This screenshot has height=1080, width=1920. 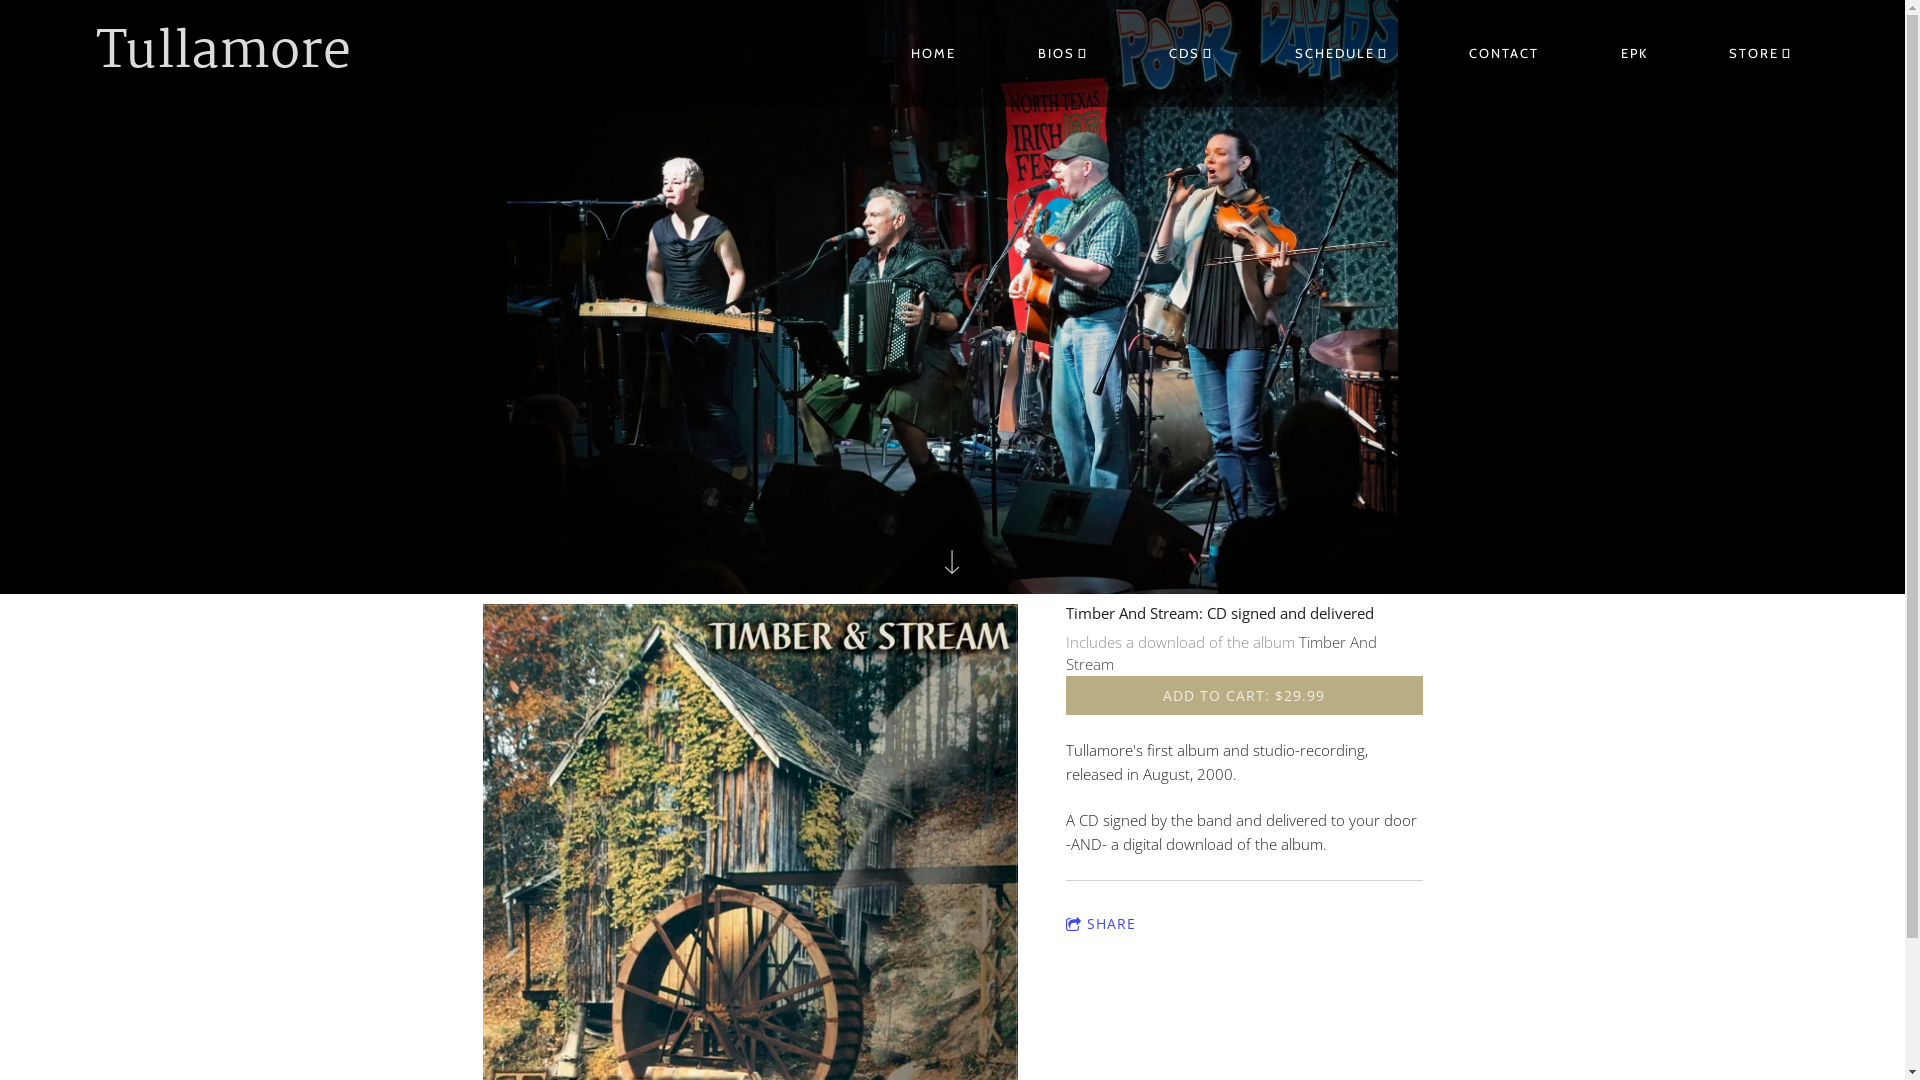 I want to click on 'EPK', so click(x=1633, y=53).